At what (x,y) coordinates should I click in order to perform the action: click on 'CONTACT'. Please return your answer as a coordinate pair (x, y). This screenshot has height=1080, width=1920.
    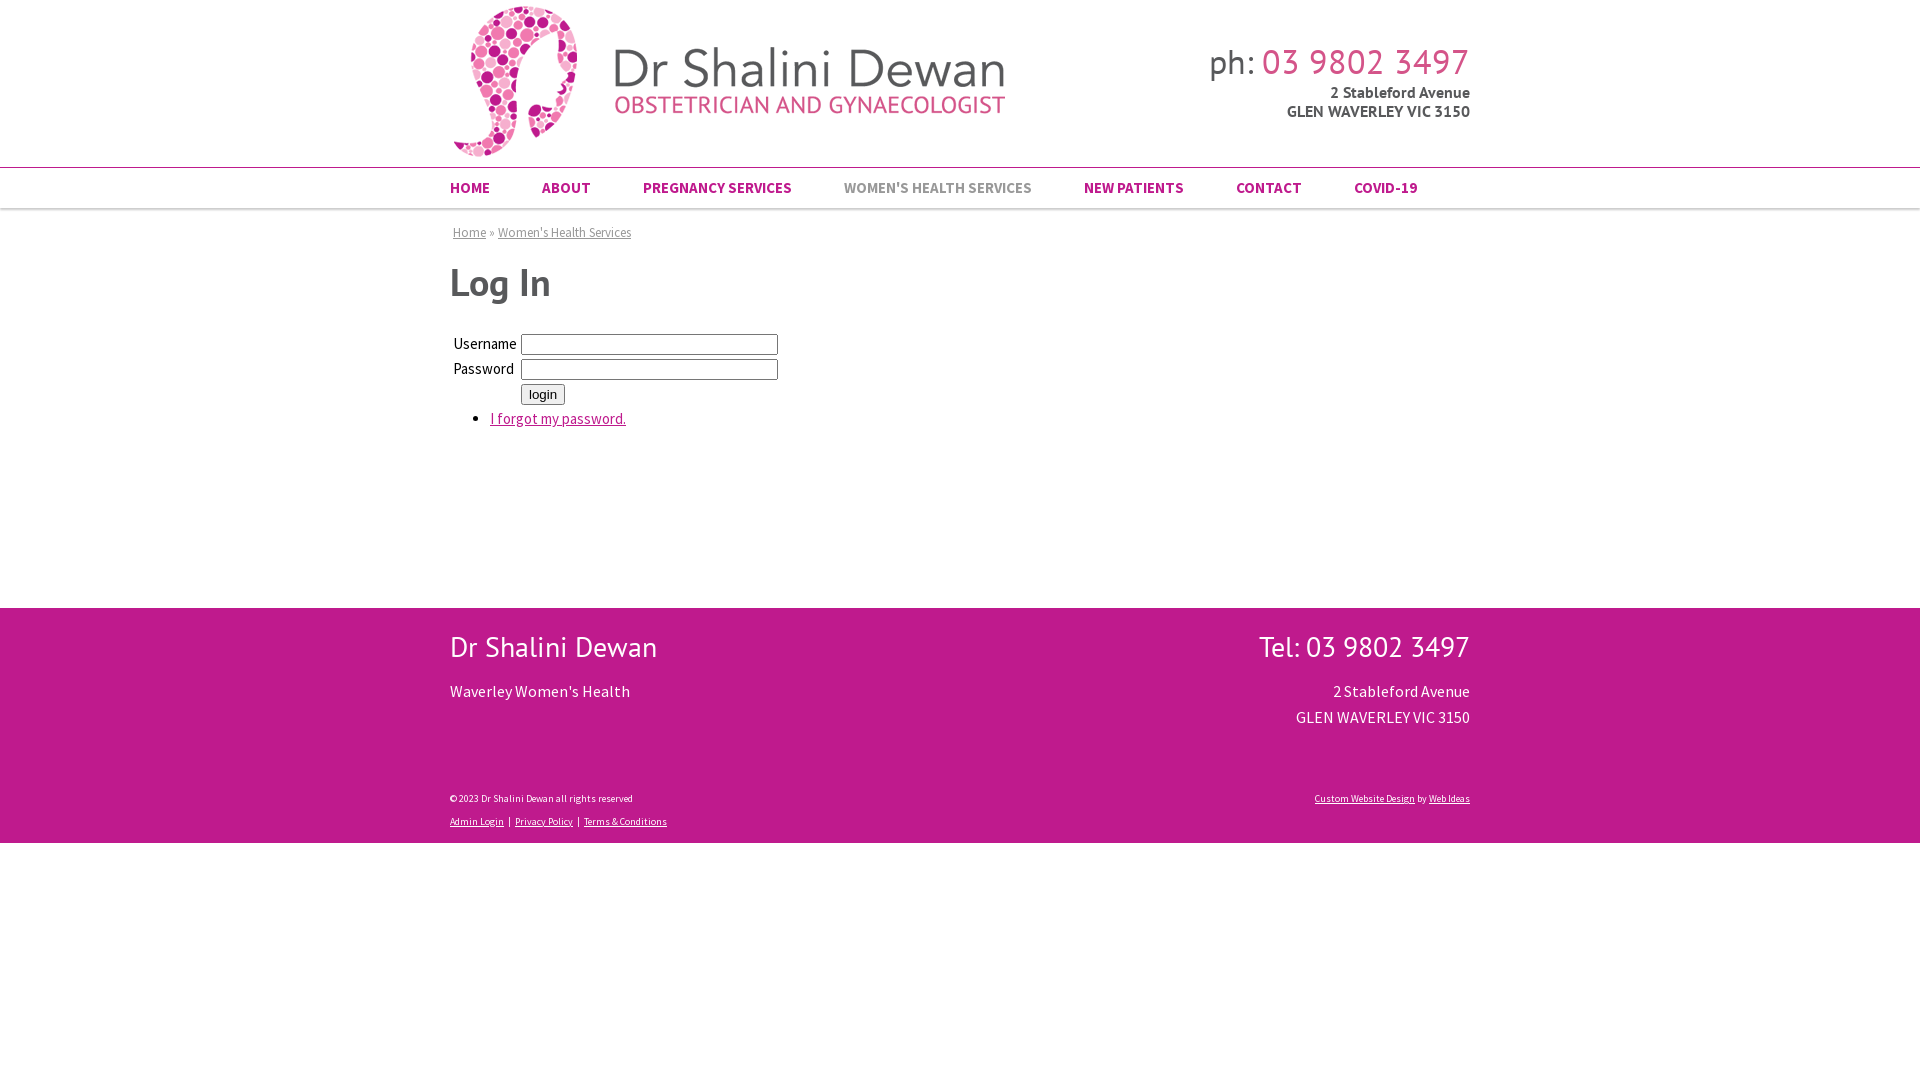
    Looking at the image, I should click on (1267, 188).